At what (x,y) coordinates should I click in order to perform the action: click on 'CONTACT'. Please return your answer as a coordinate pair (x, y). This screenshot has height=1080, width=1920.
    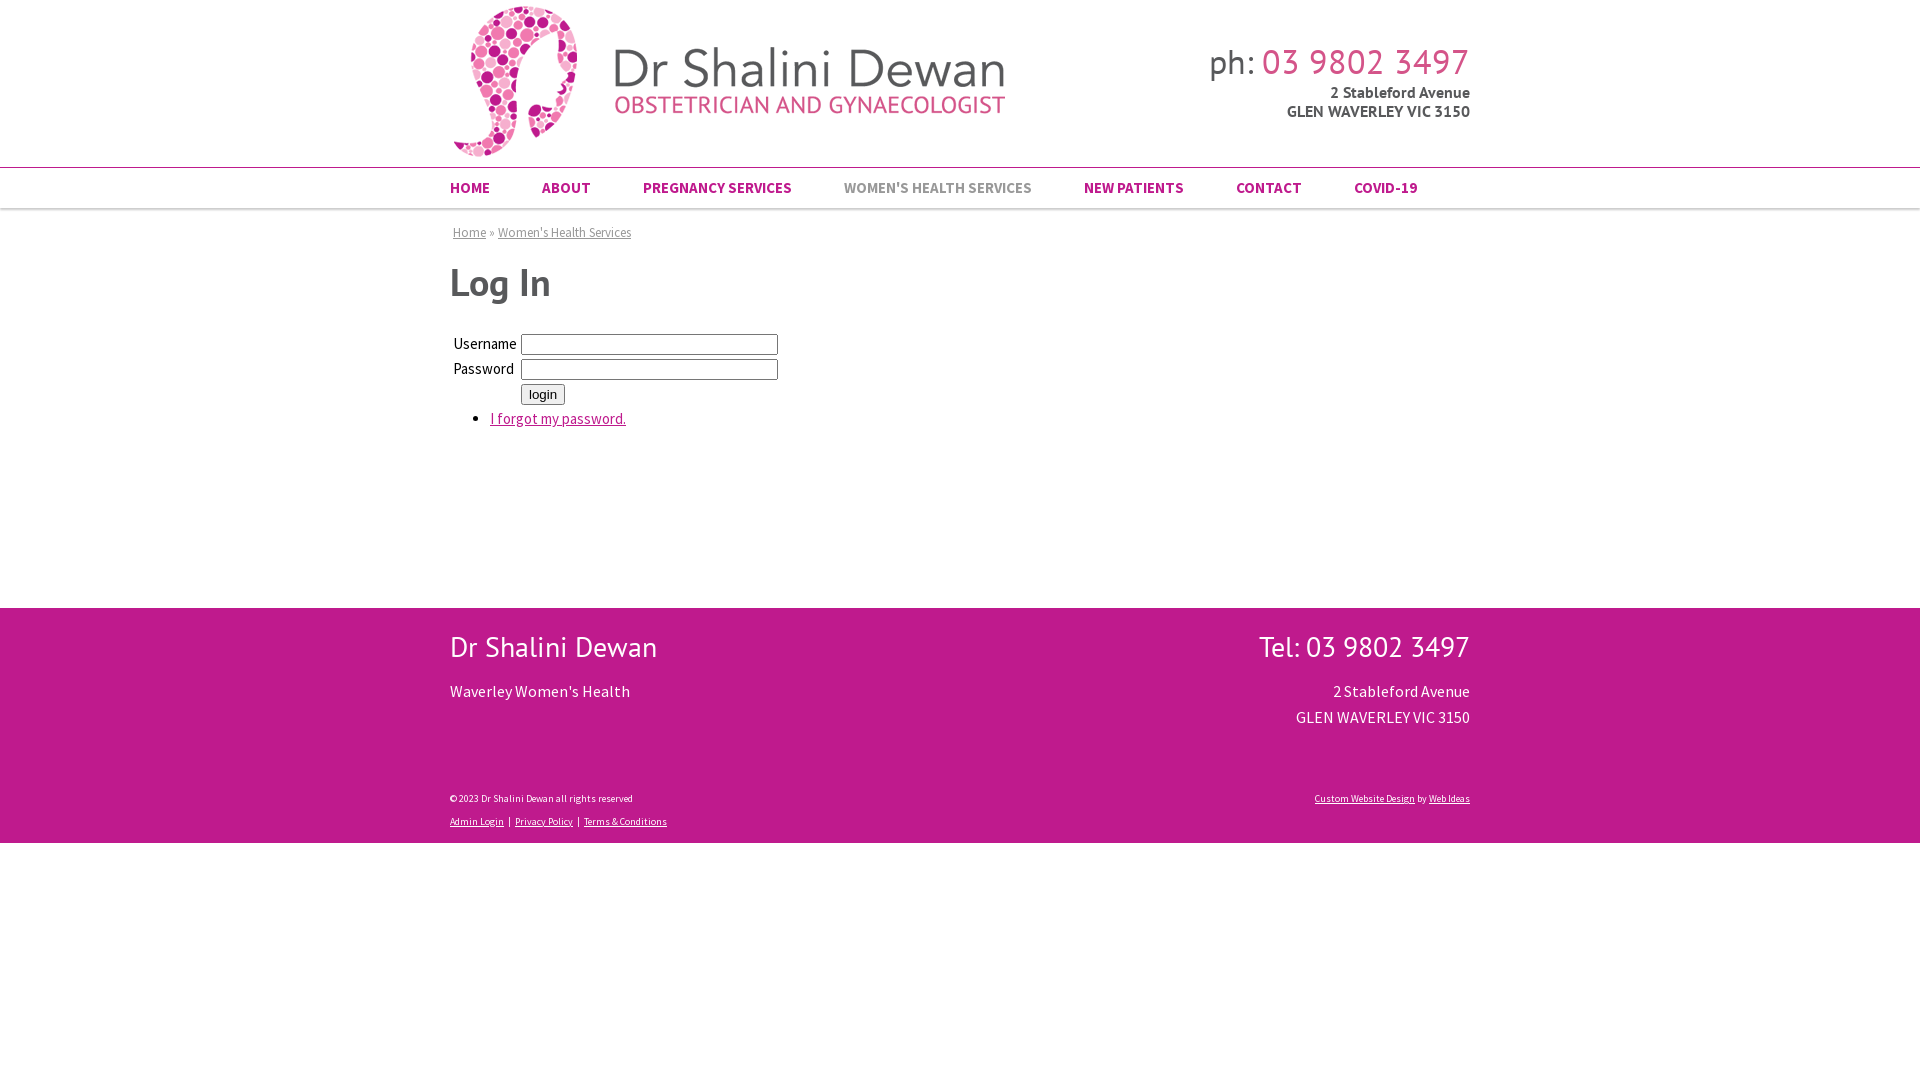
    Looking at the image, I should click on (1267, 188).